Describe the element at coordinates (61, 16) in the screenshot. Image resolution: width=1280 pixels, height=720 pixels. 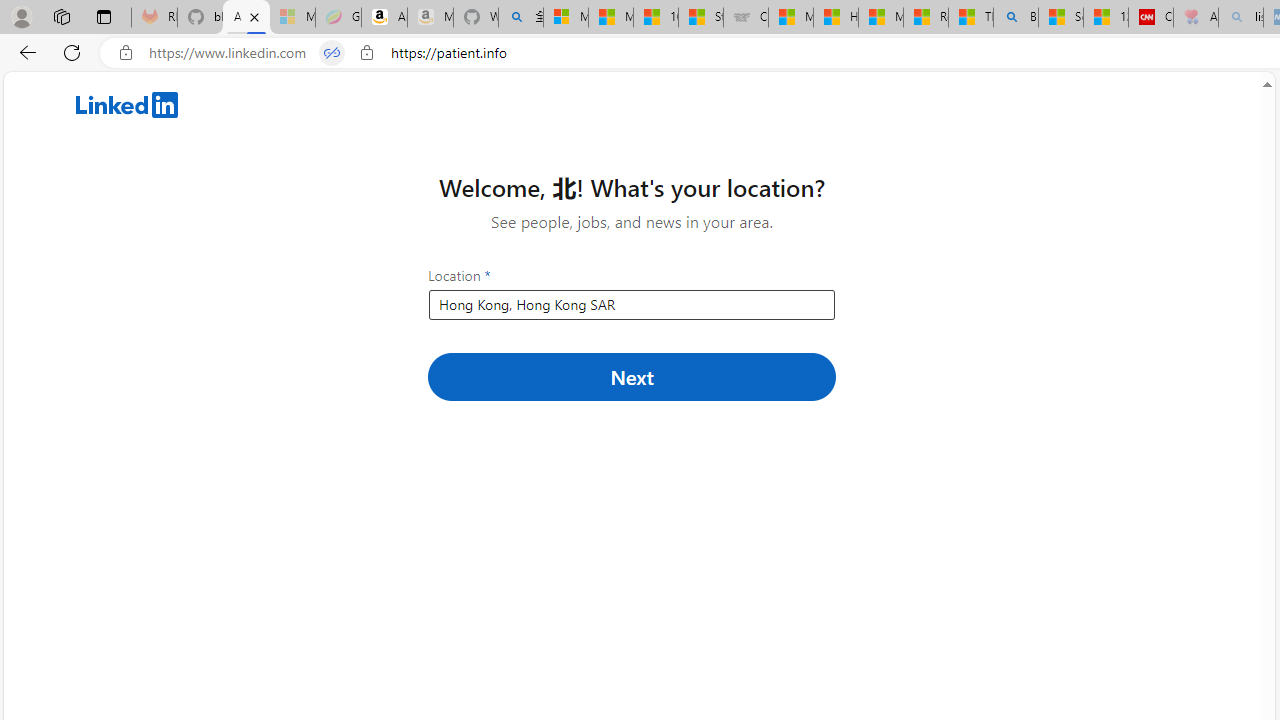
I see `'Workspaces'` at that location.